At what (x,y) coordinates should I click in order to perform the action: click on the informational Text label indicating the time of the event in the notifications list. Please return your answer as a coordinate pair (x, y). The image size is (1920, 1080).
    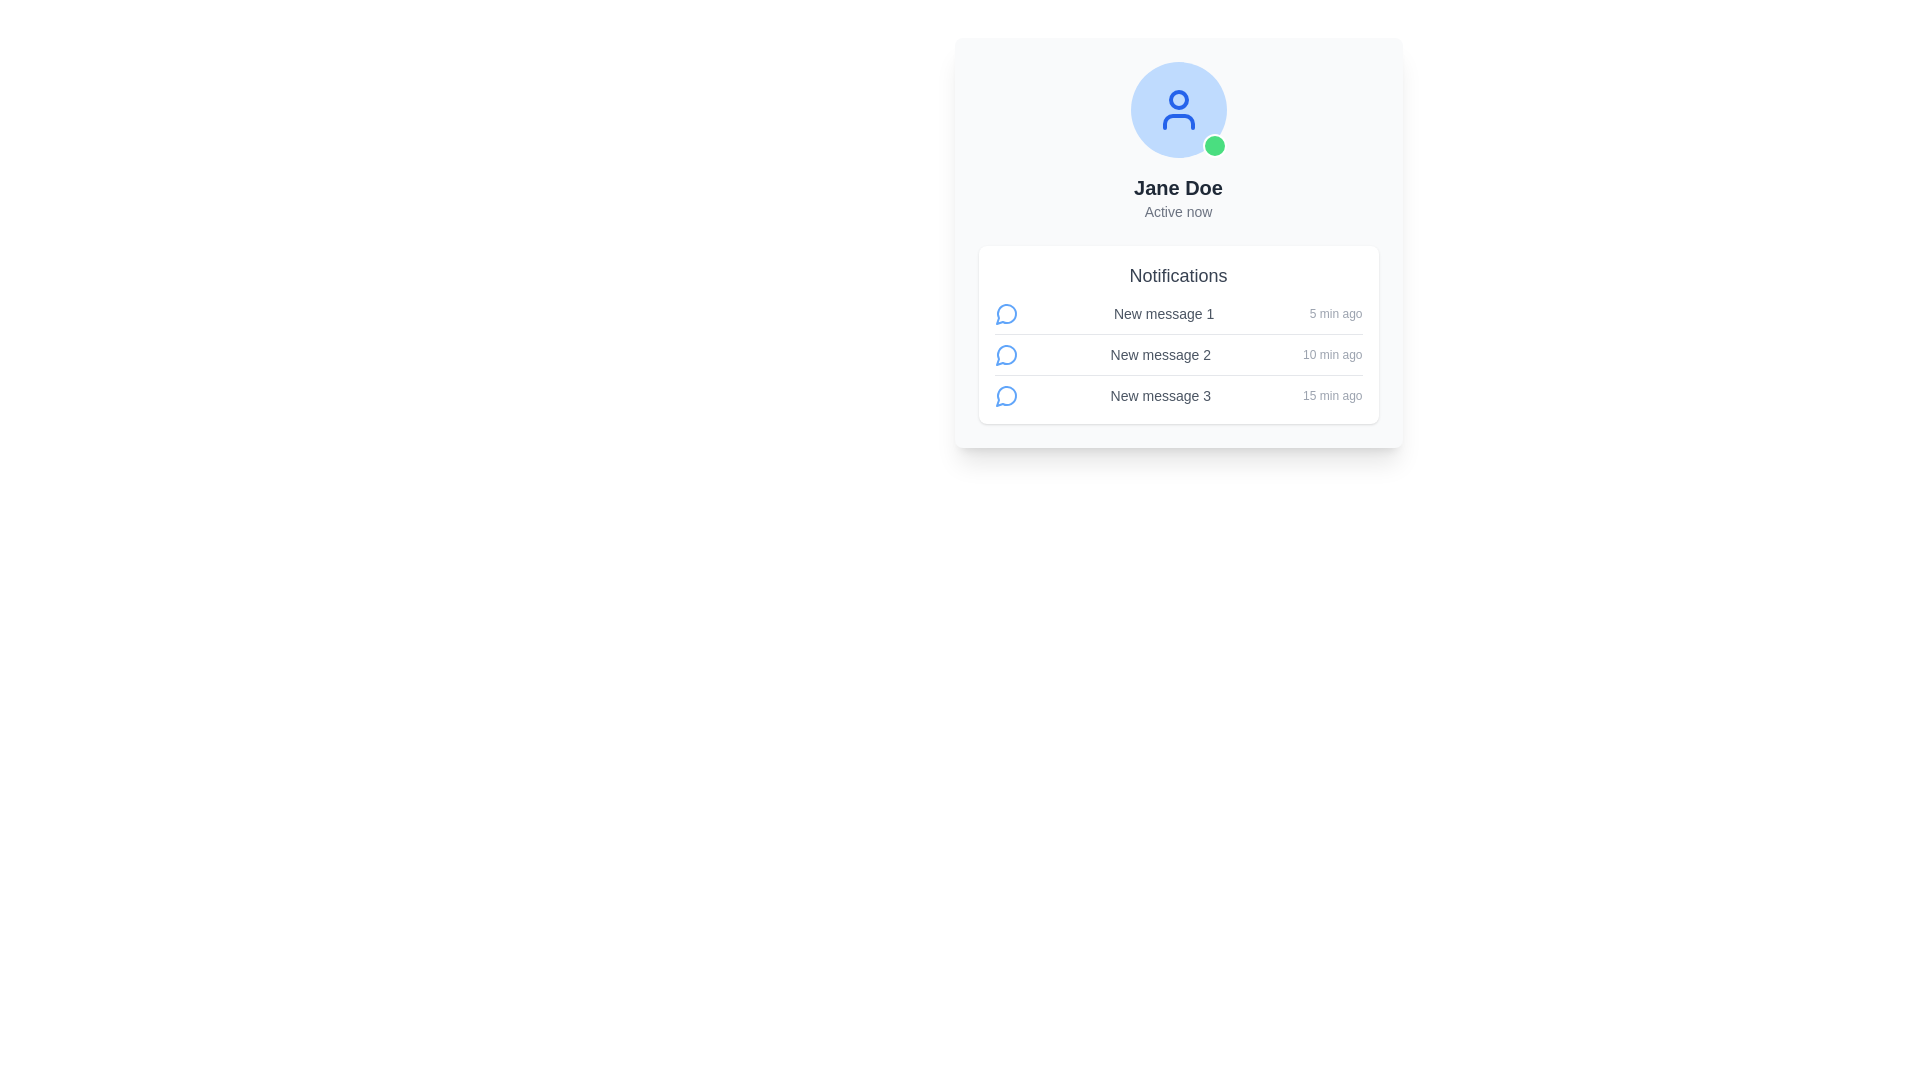
    Looking at the image, I should click on (1336, 313).